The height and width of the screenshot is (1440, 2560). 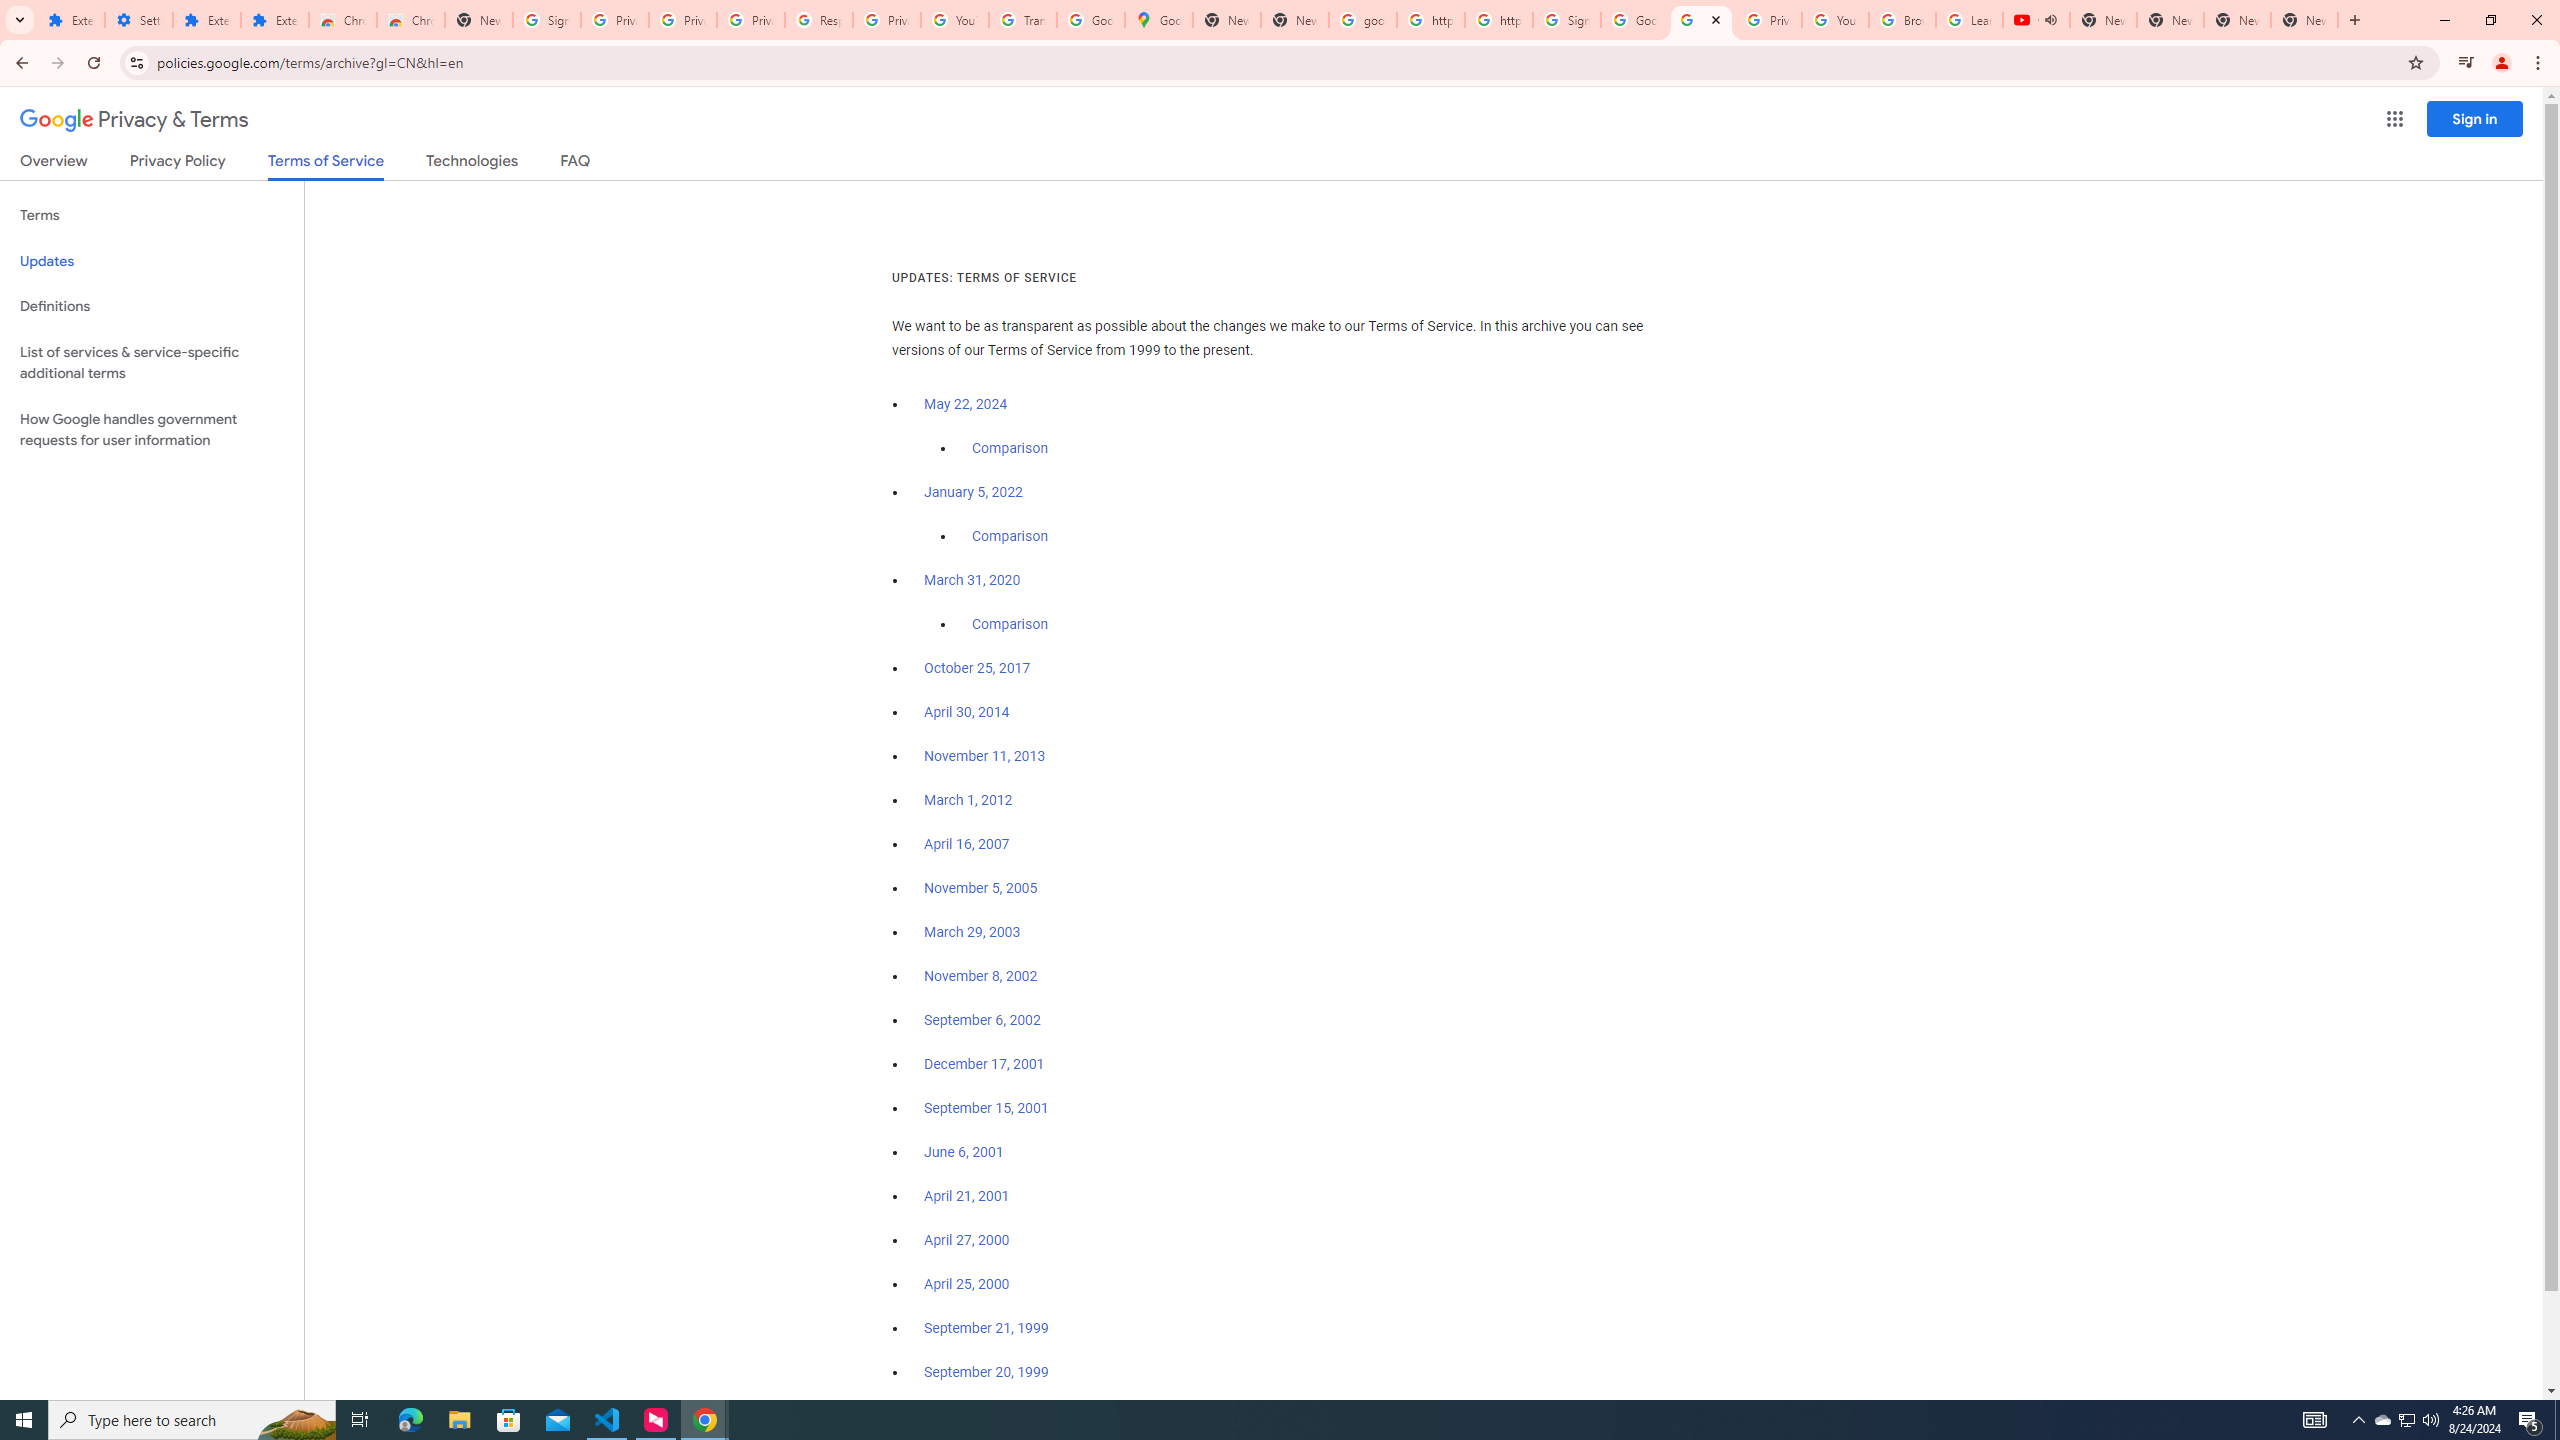 I want to click on 'September 15, 2001', so click(x=986, y=1107).